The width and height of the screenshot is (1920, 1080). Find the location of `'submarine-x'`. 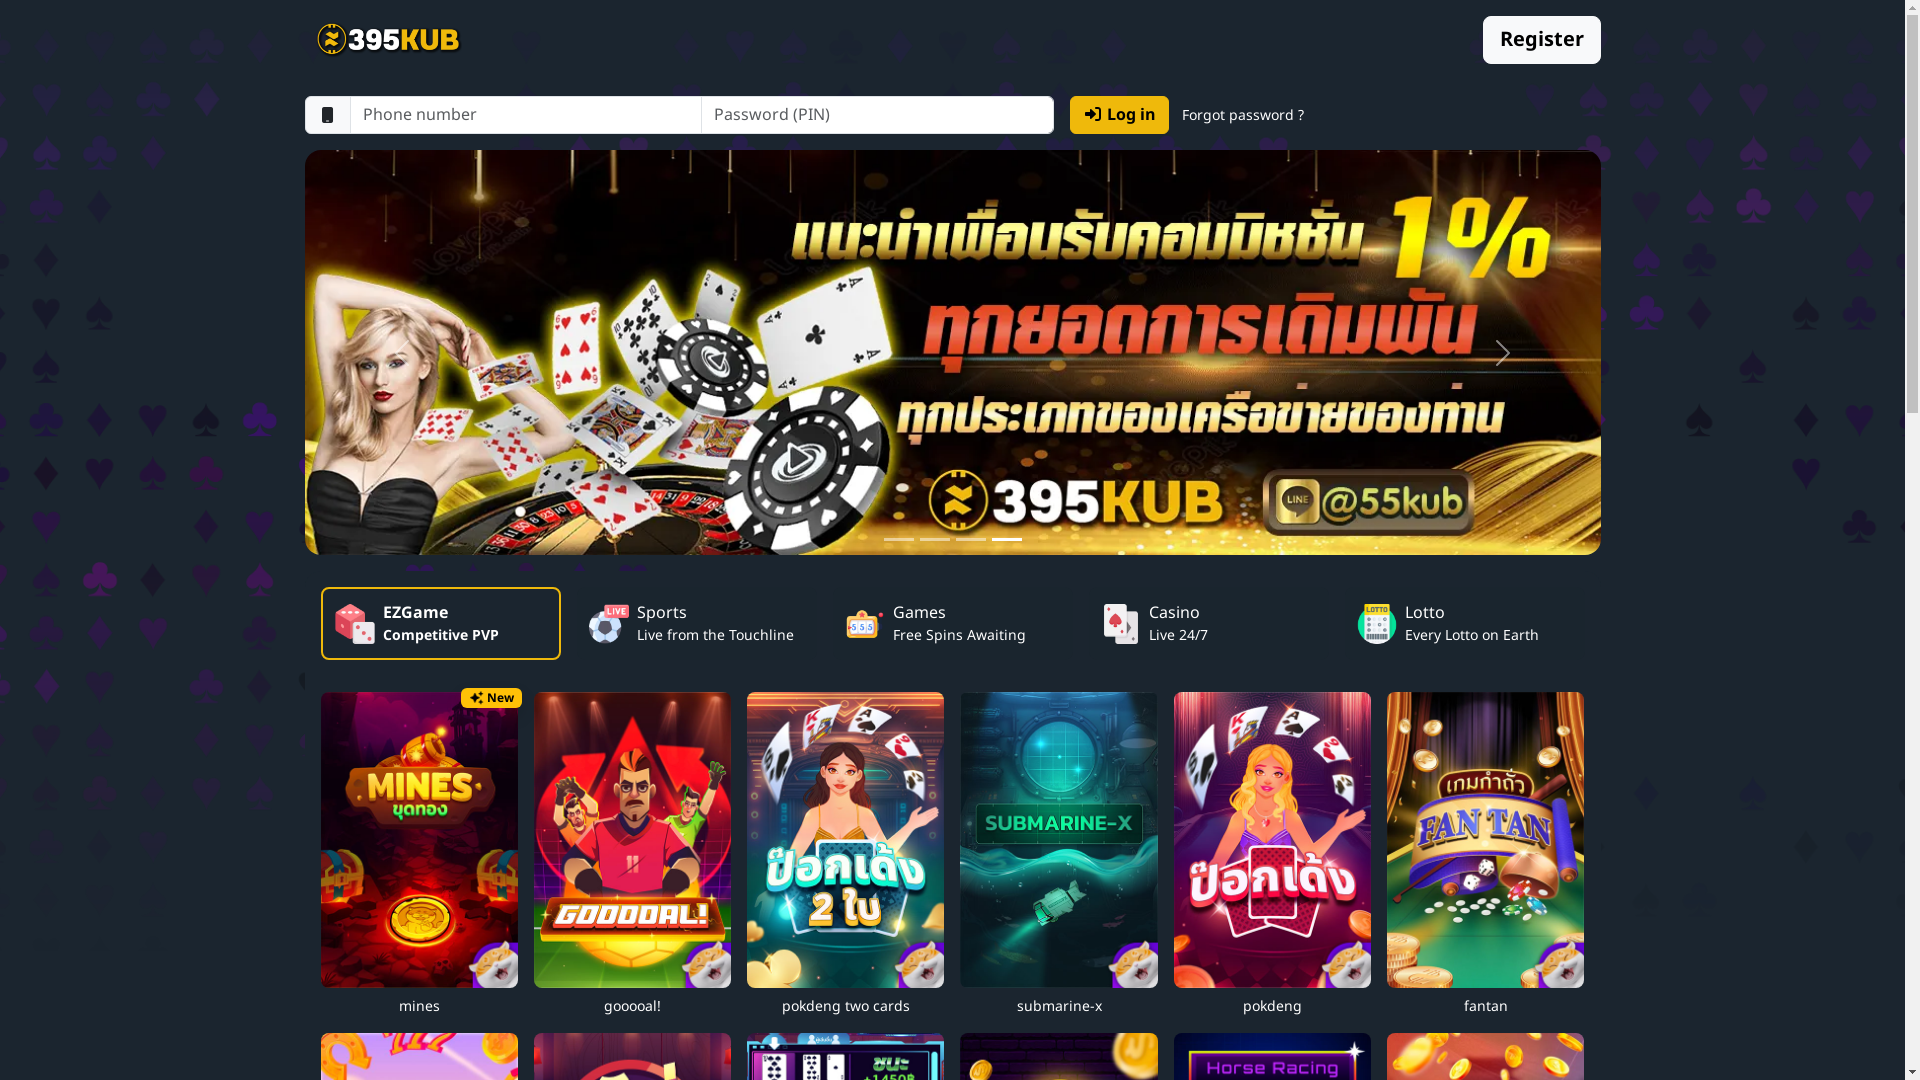

'submarine-x' is located at coordinates (1057, 854).